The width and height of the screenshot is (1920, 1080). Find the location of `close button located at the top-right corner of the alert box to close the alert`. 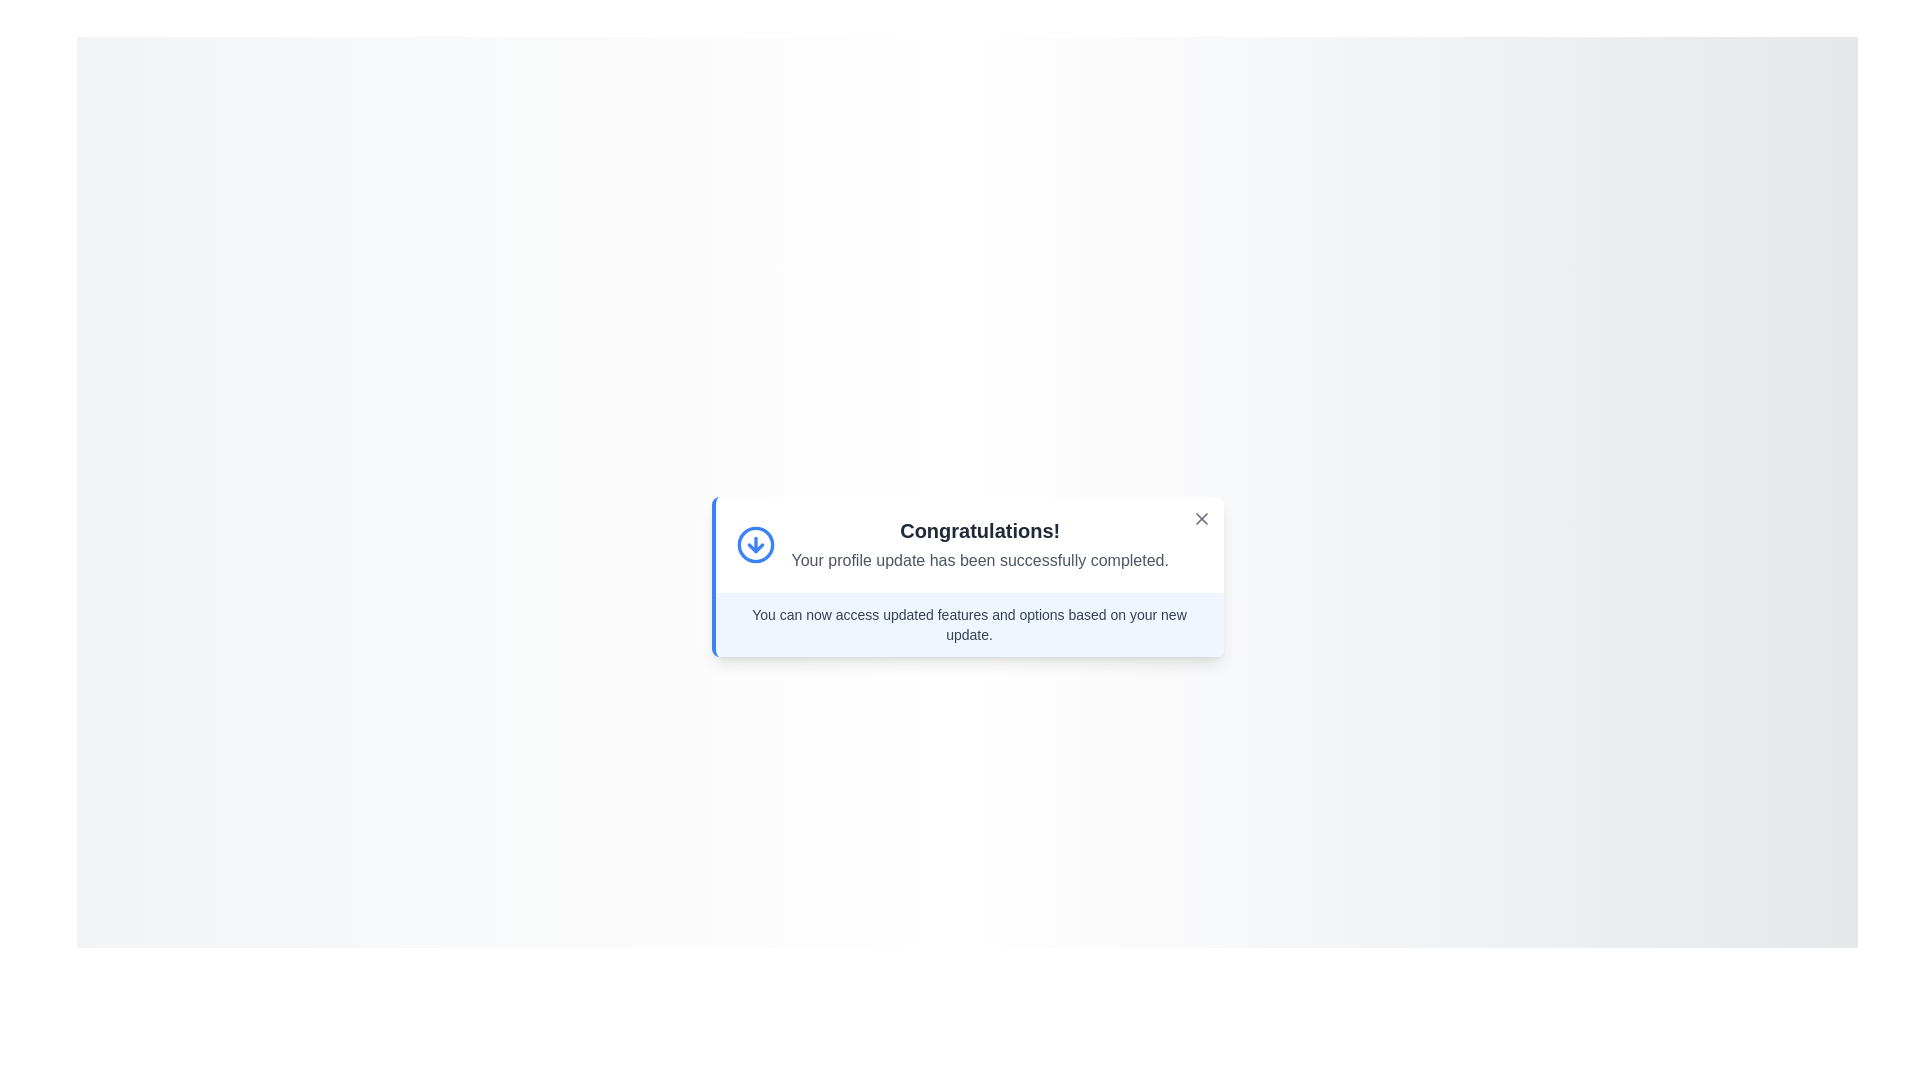

close button located at the top-right corner of the alert box to close the alert is located at coordinates (1200, 518).